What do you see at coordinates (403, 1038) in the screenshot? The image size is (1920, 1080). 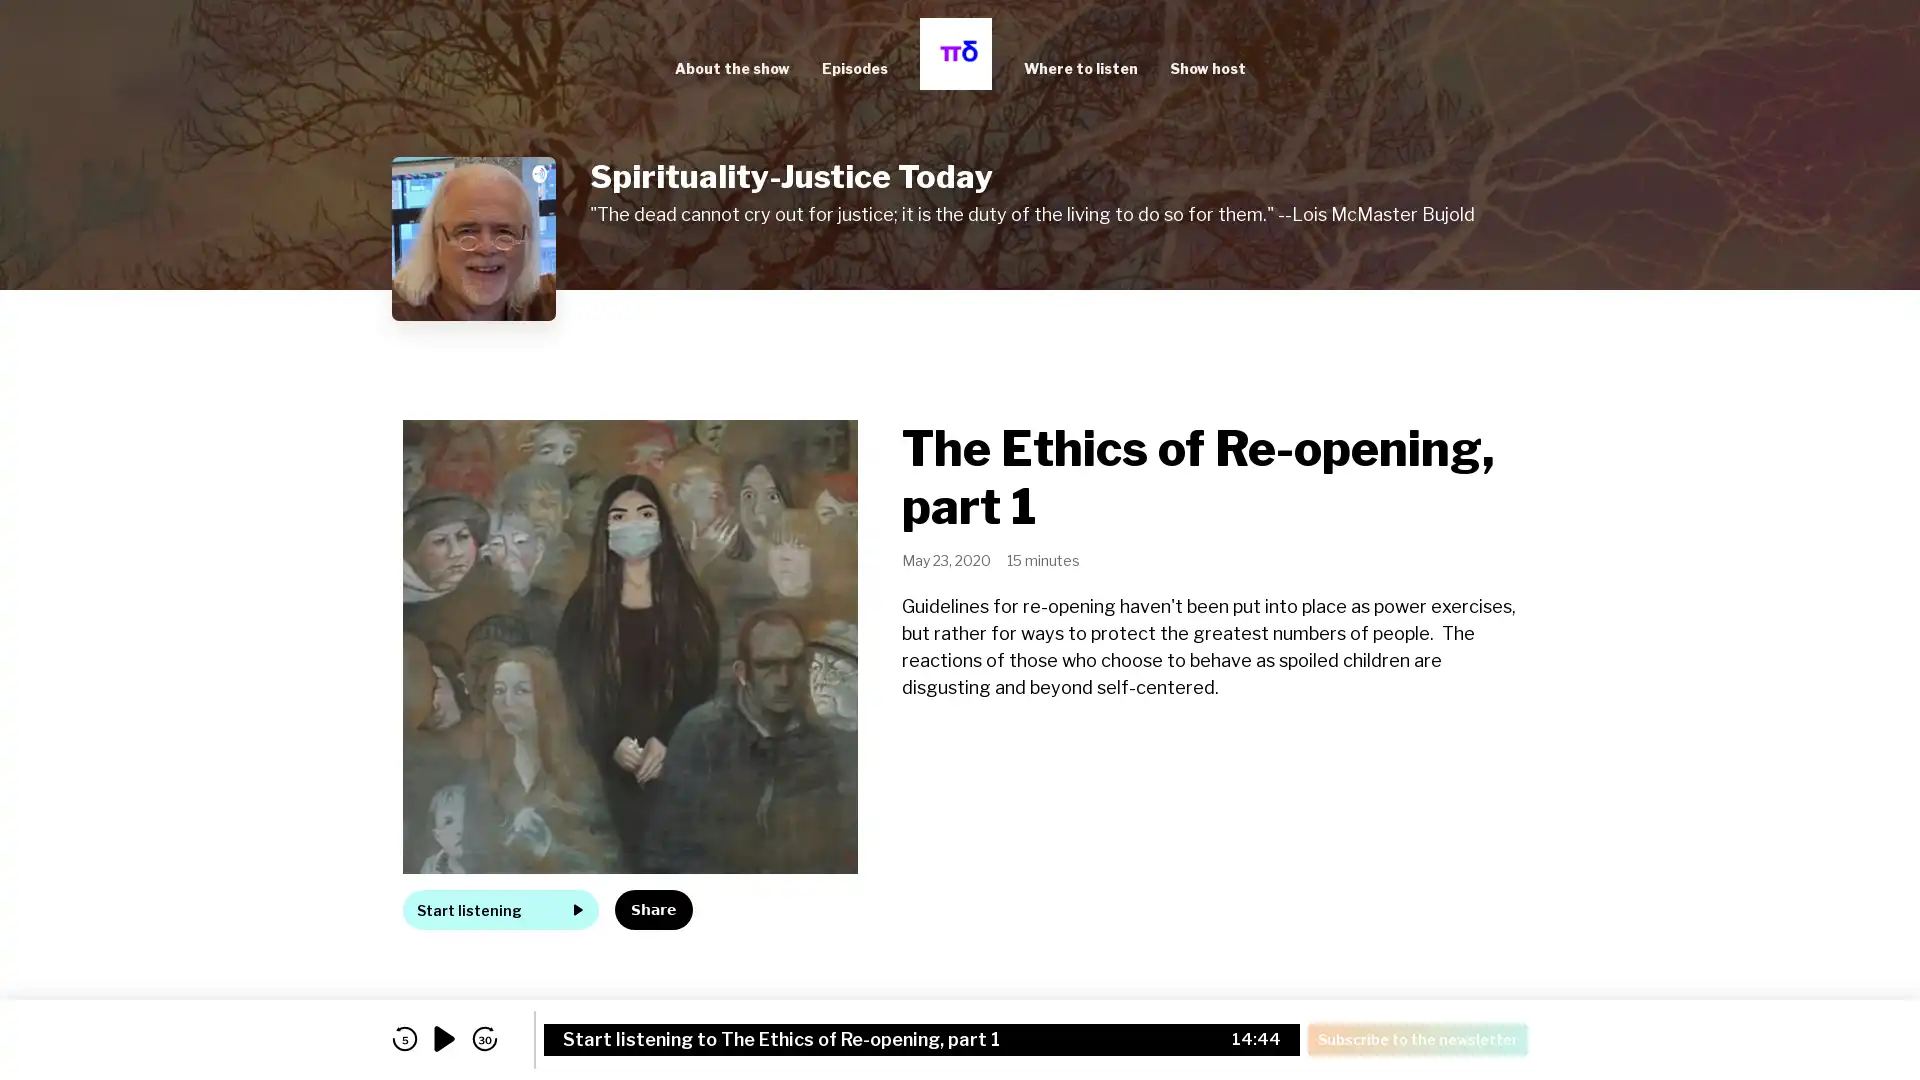 I see `skip back 5 seconds` at bounding box center [403, 1038].